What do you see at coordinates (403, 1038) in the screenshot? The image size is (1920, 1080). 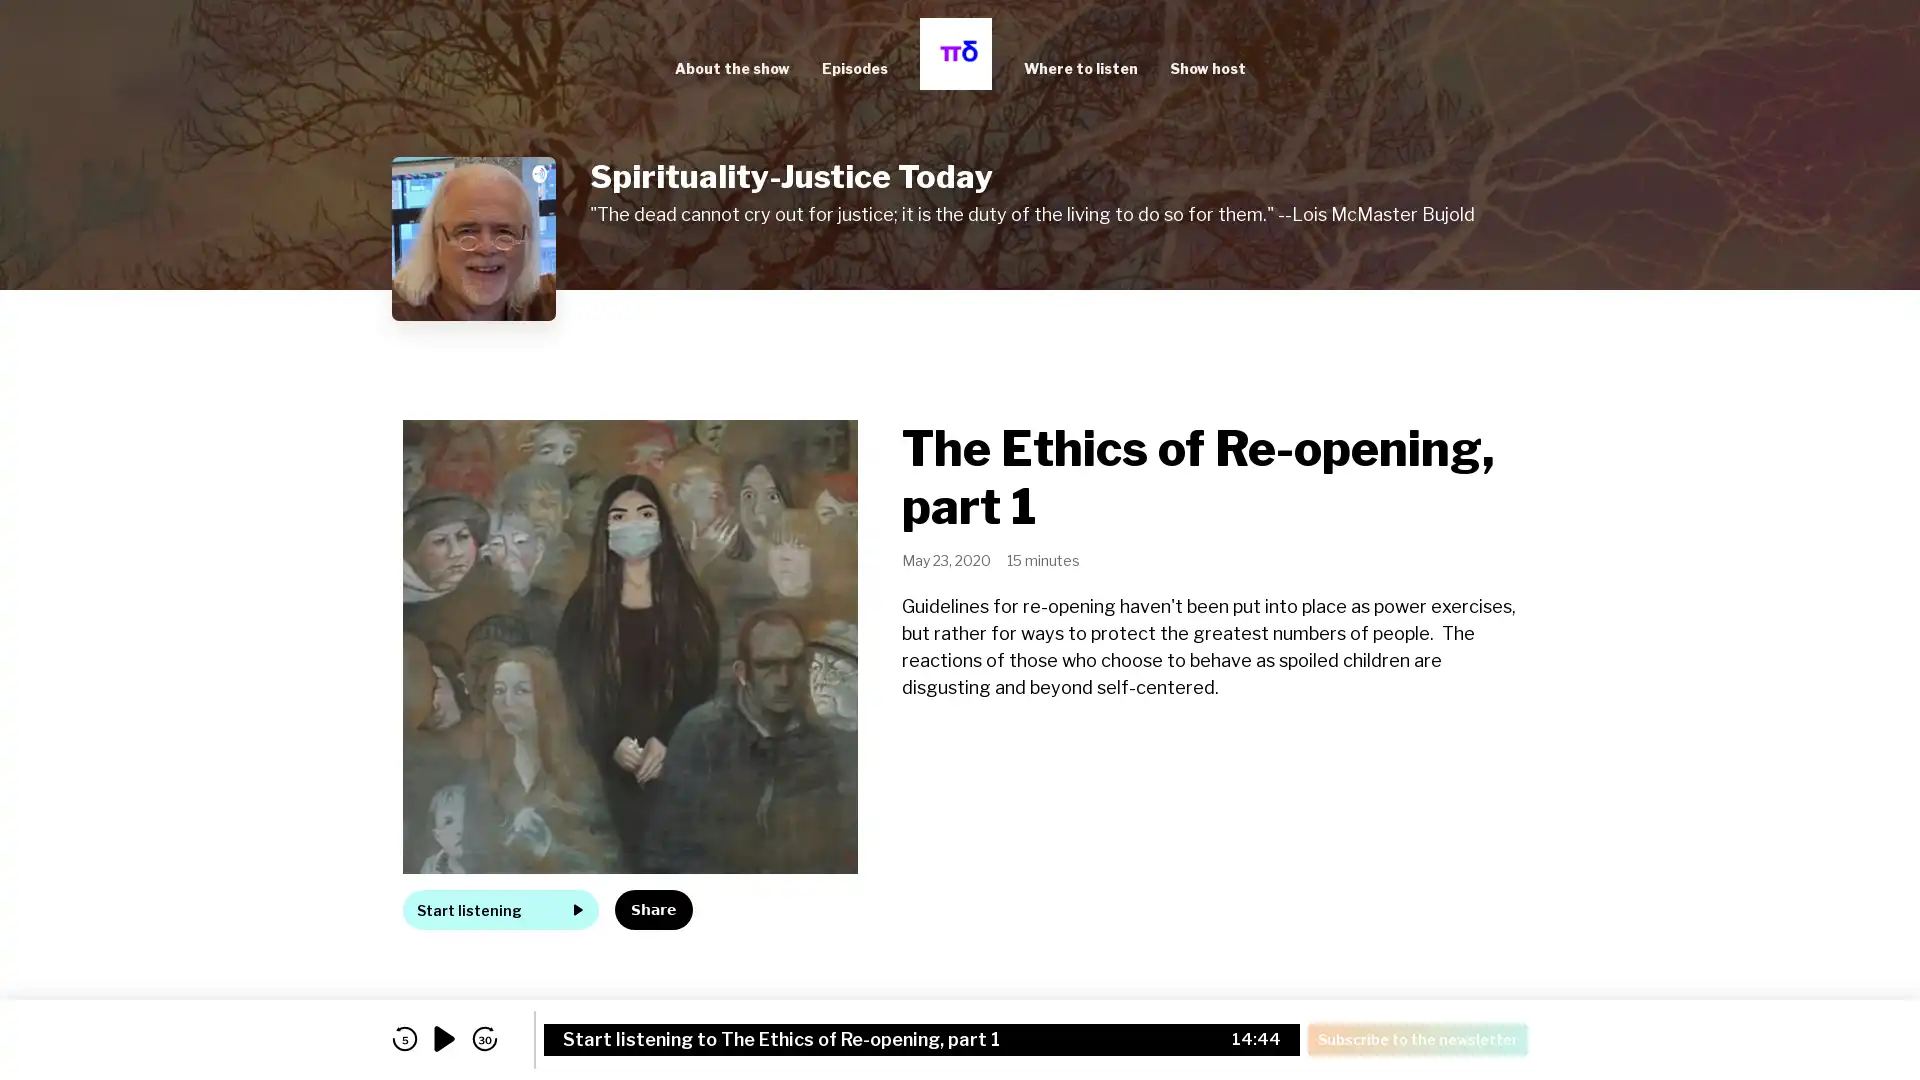 I see `skip back 5 seconds` at bounding box center [403, 1038].